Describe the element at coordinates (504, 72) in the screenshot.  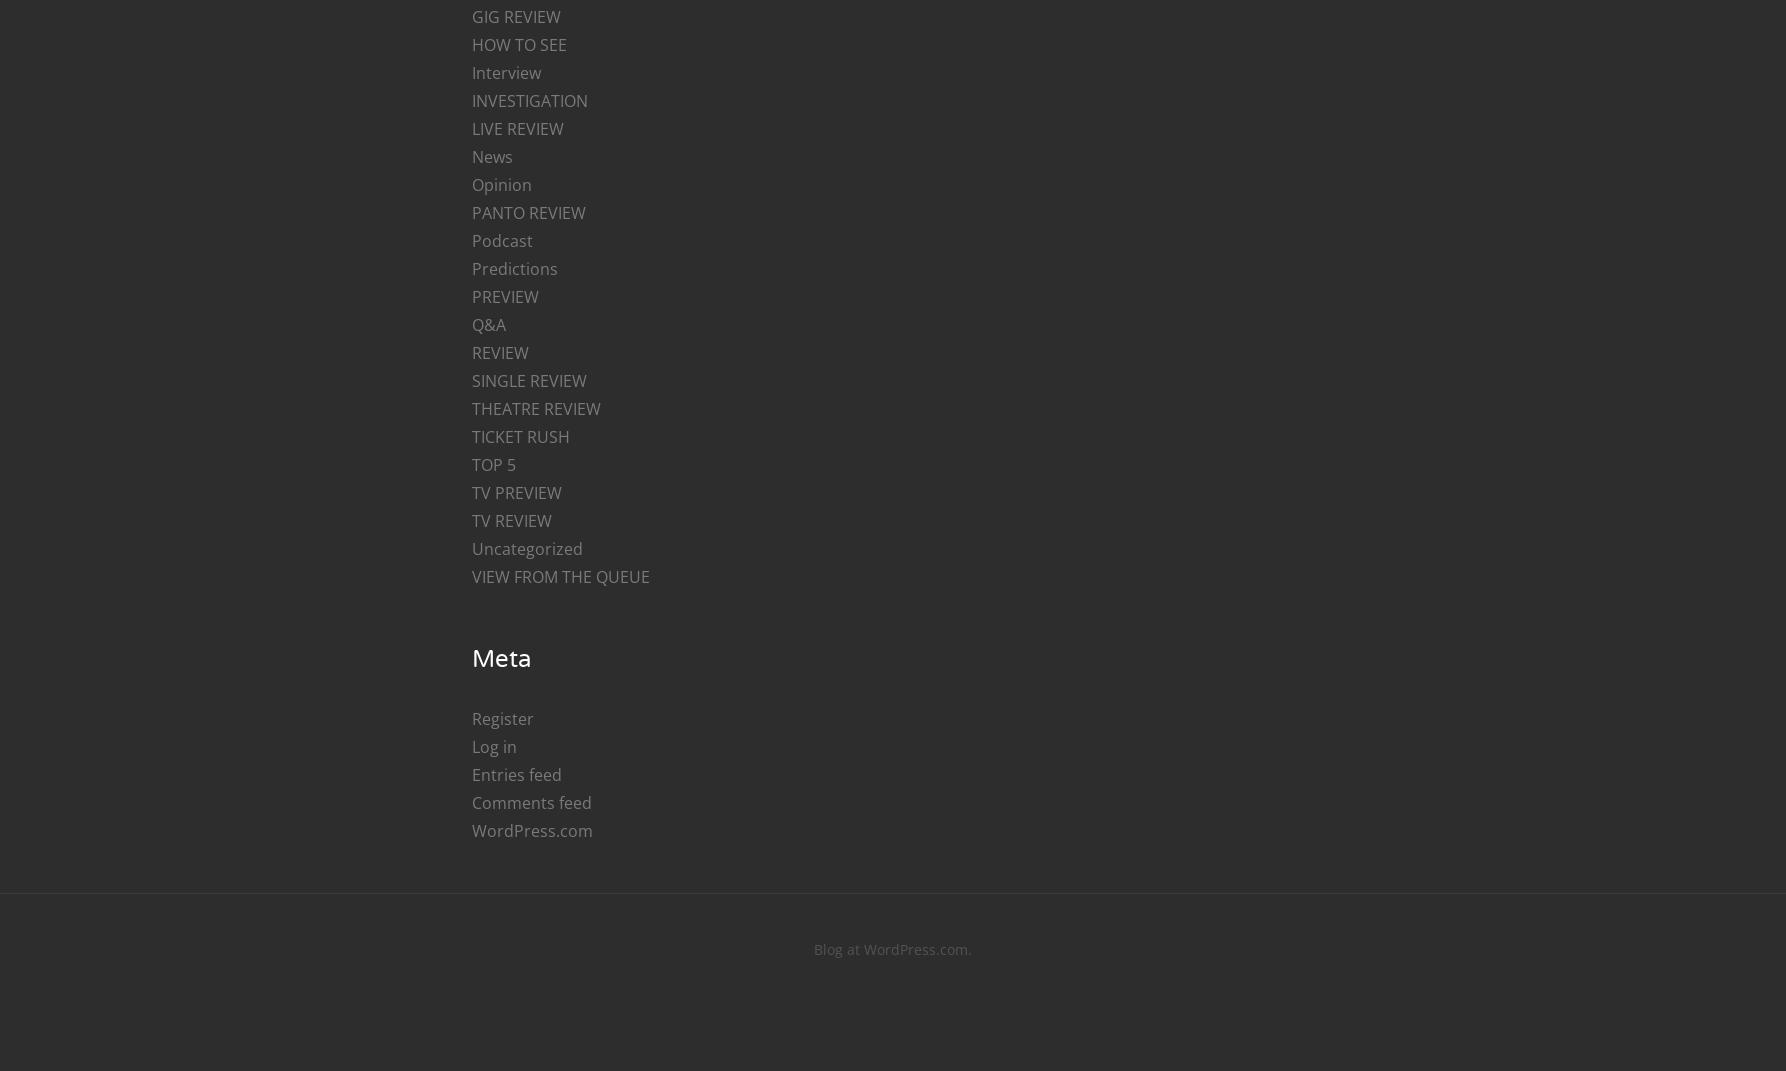
I see `'Interview'` at that location.